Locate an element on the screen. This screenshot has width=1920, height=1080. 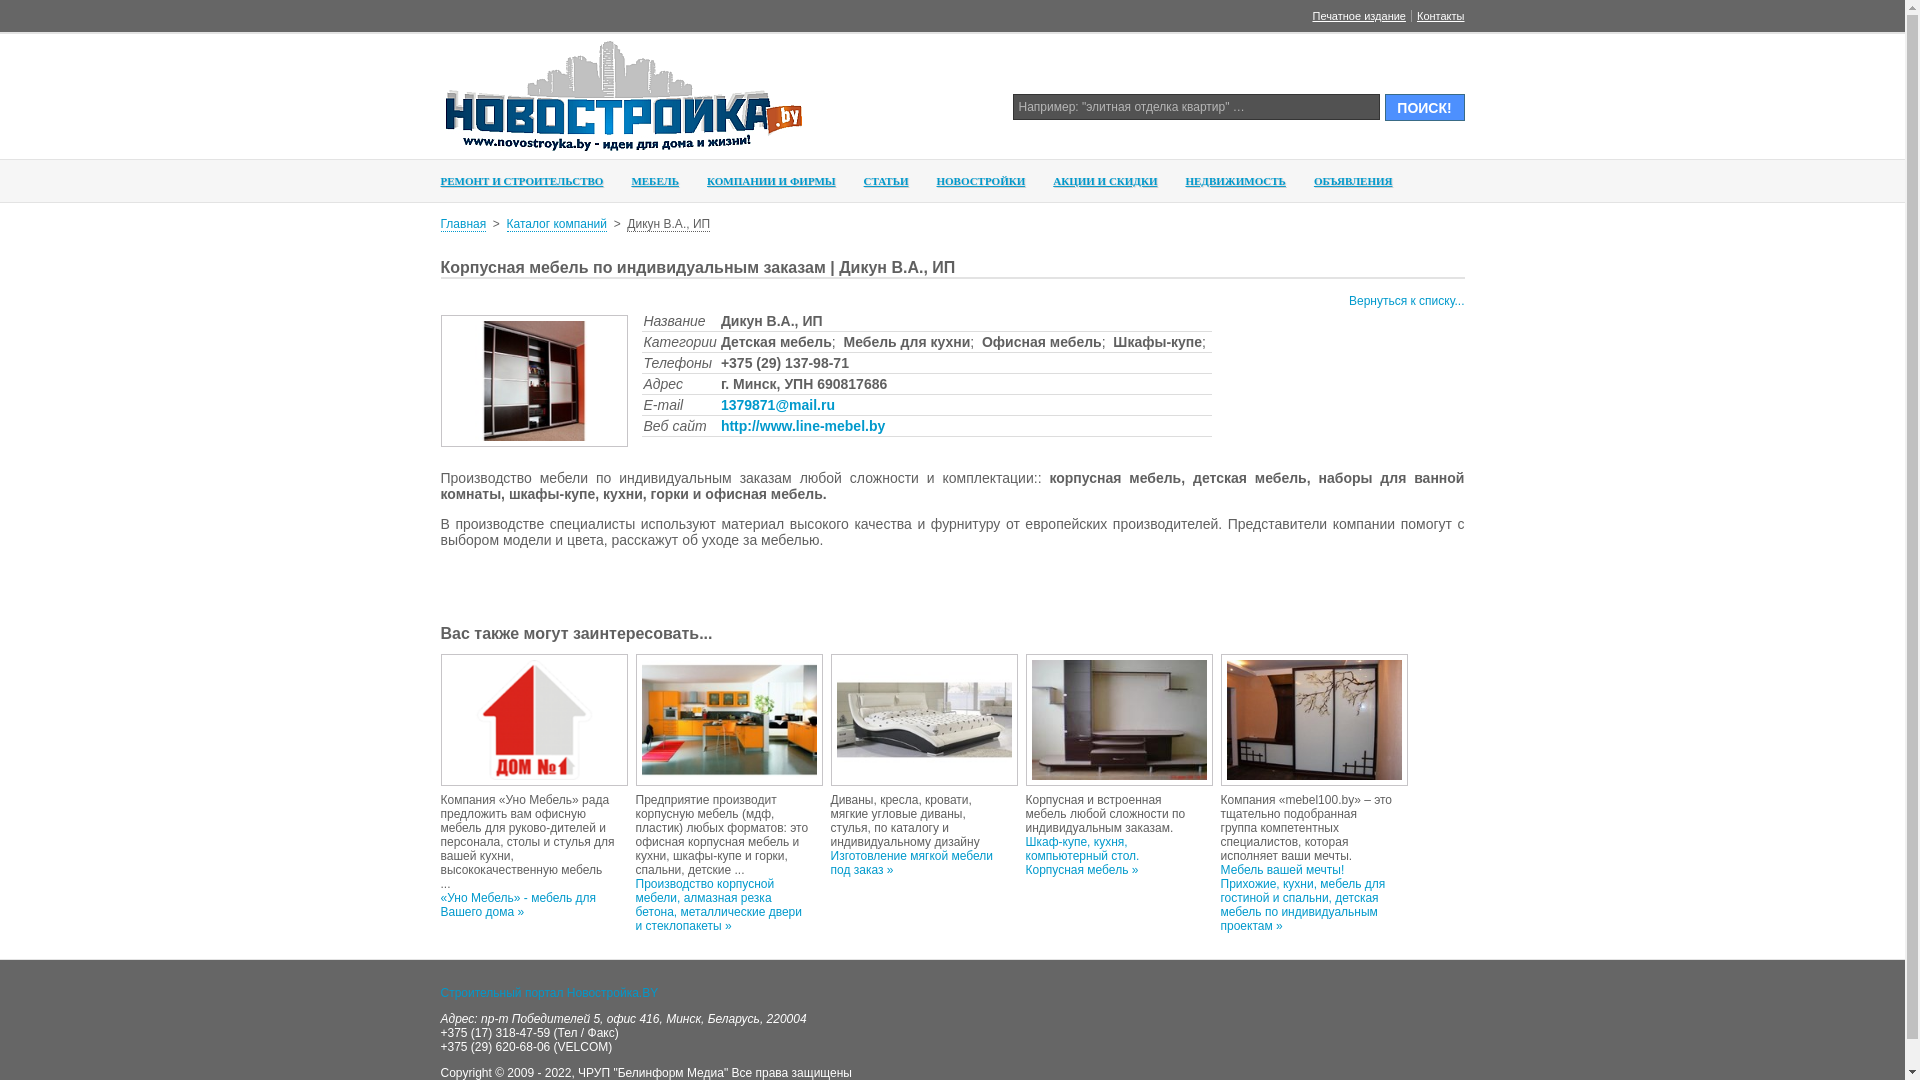
'http://www.line-mebel.by' is located at coordinates (802, 424).